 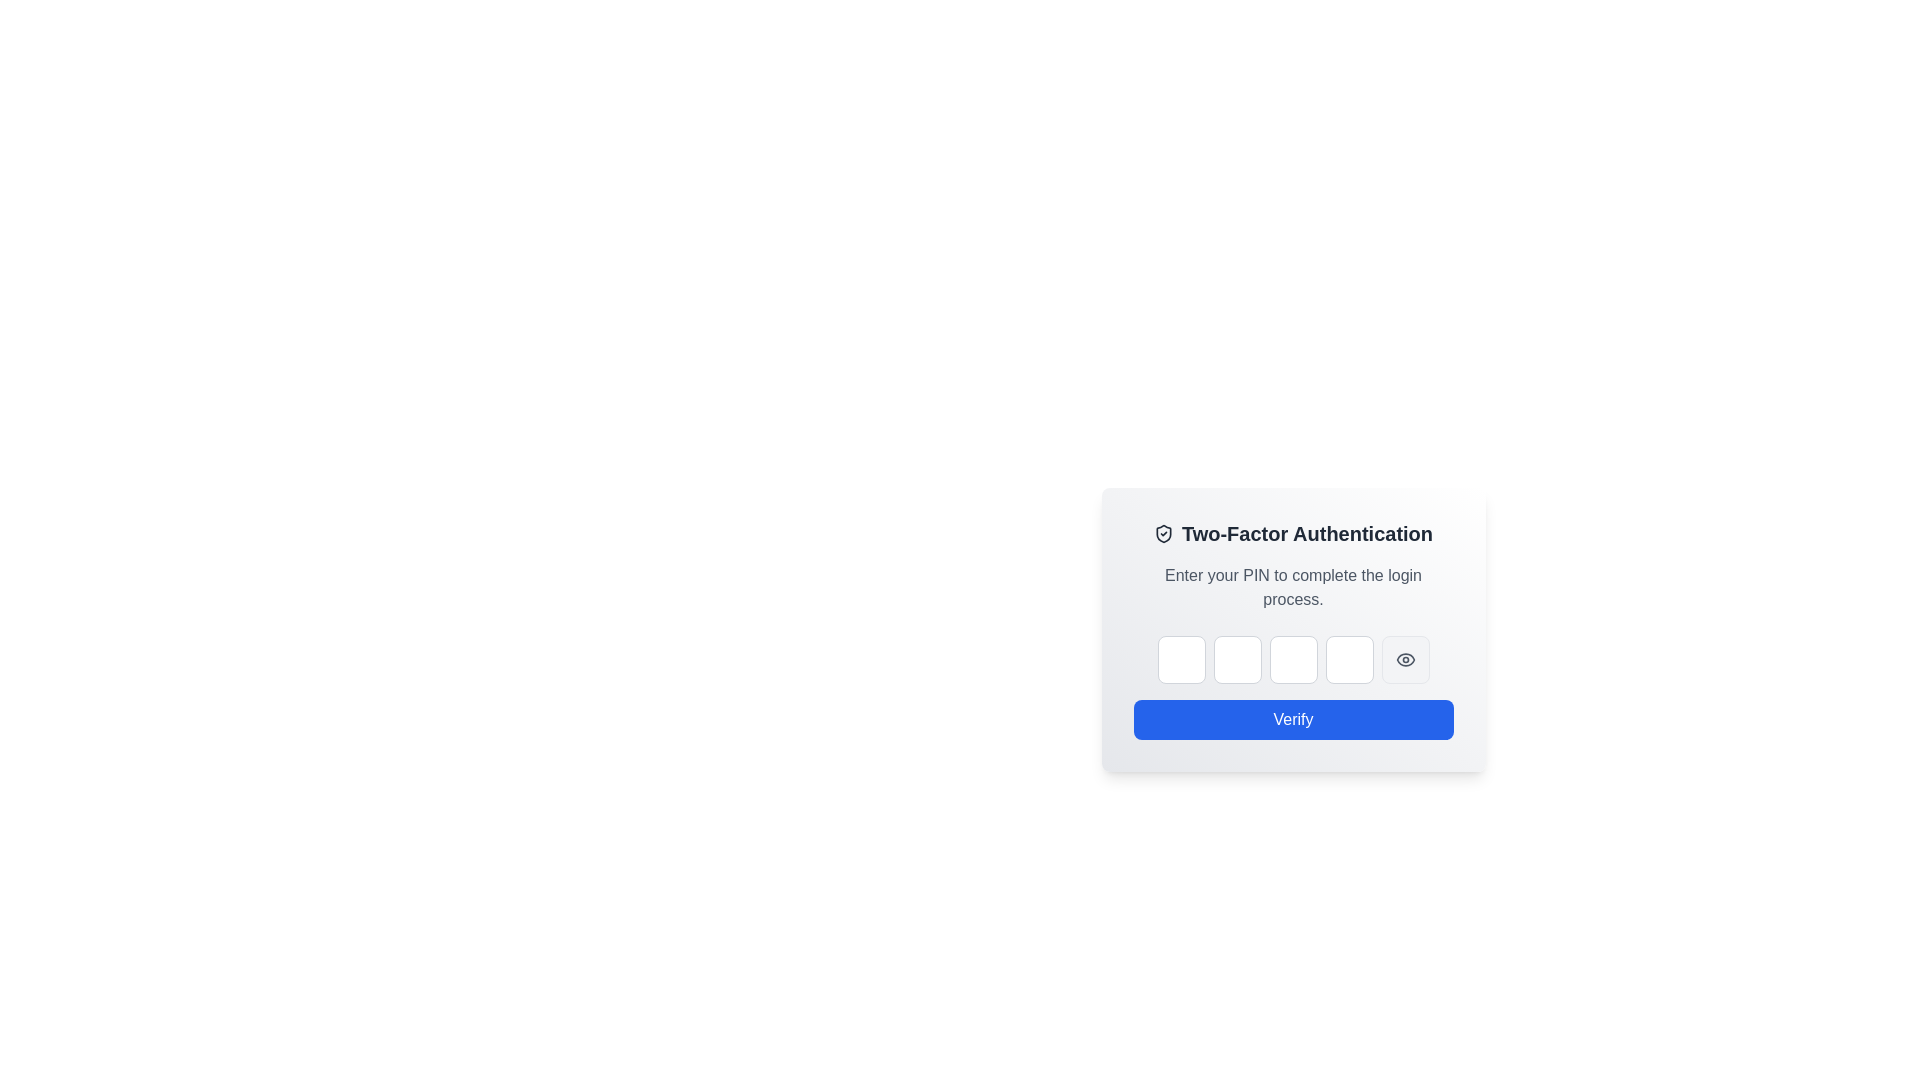 What do you see at coordinates (1293, 586) in the screenshot?
I see `the informational text that says 'Enter your PIN to complete the login process.' which is displayed in gray text within the 'Two-Factor Authentication' card interface` at bounding box center [1293, 586].